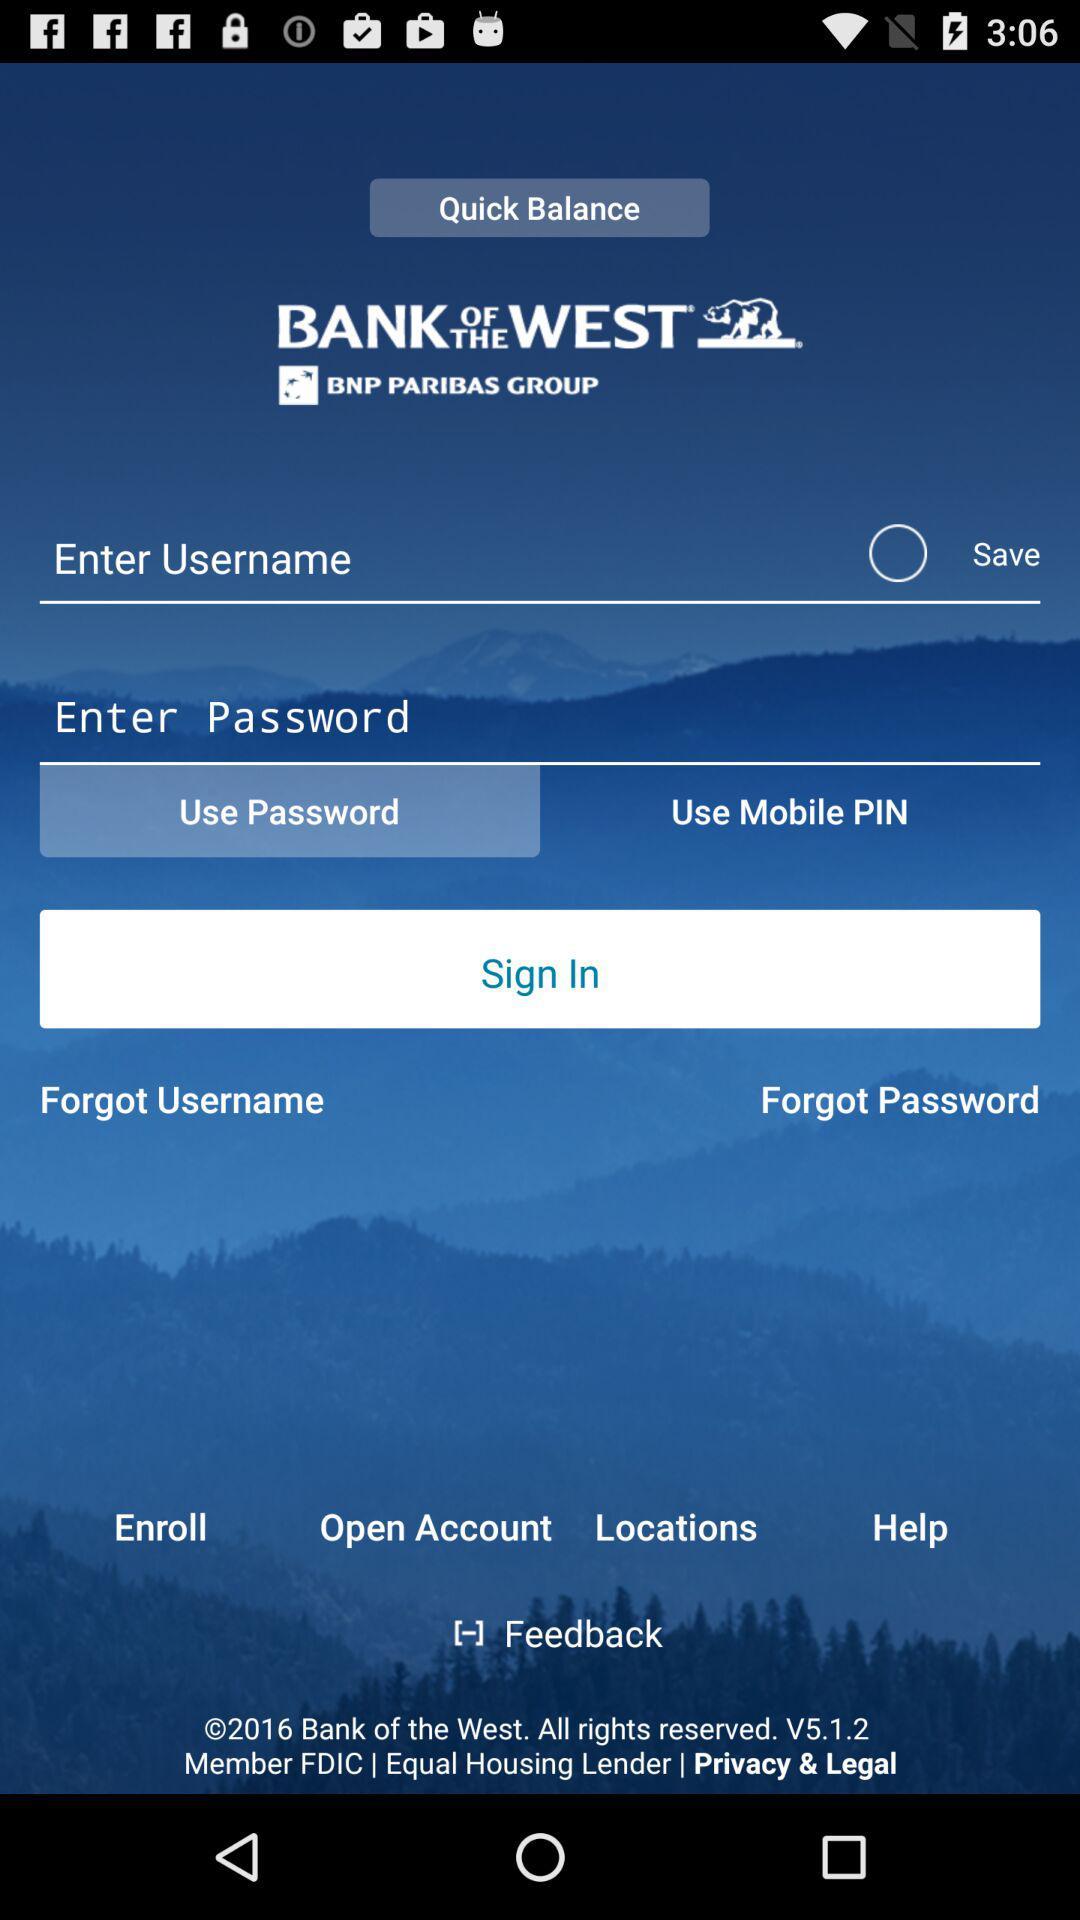 The height and width of the screenshot is (1920, 1080). I want to click on the icon to the left of the feedback, so click(455, 1633).